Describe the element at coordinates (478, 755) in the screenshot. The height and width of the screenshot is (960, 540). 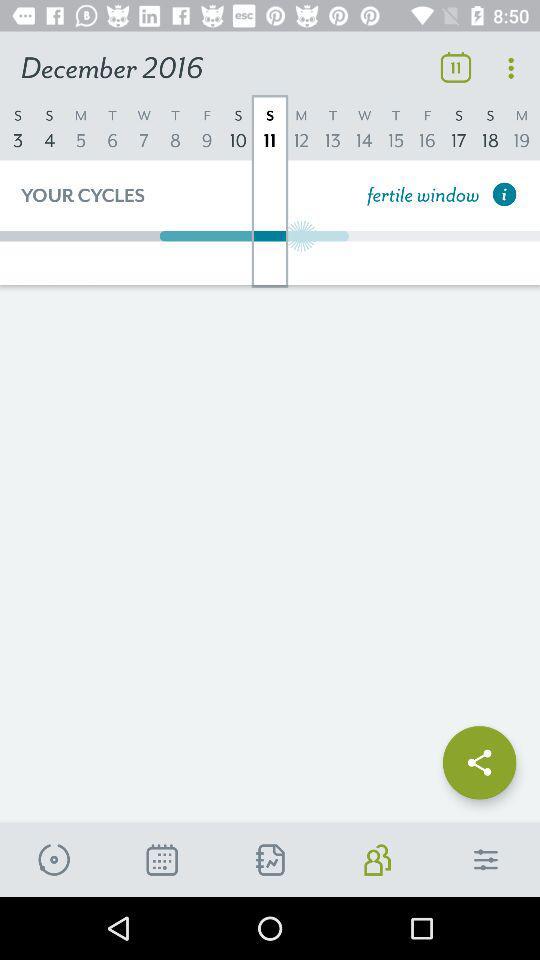
I see `share box` at that location.